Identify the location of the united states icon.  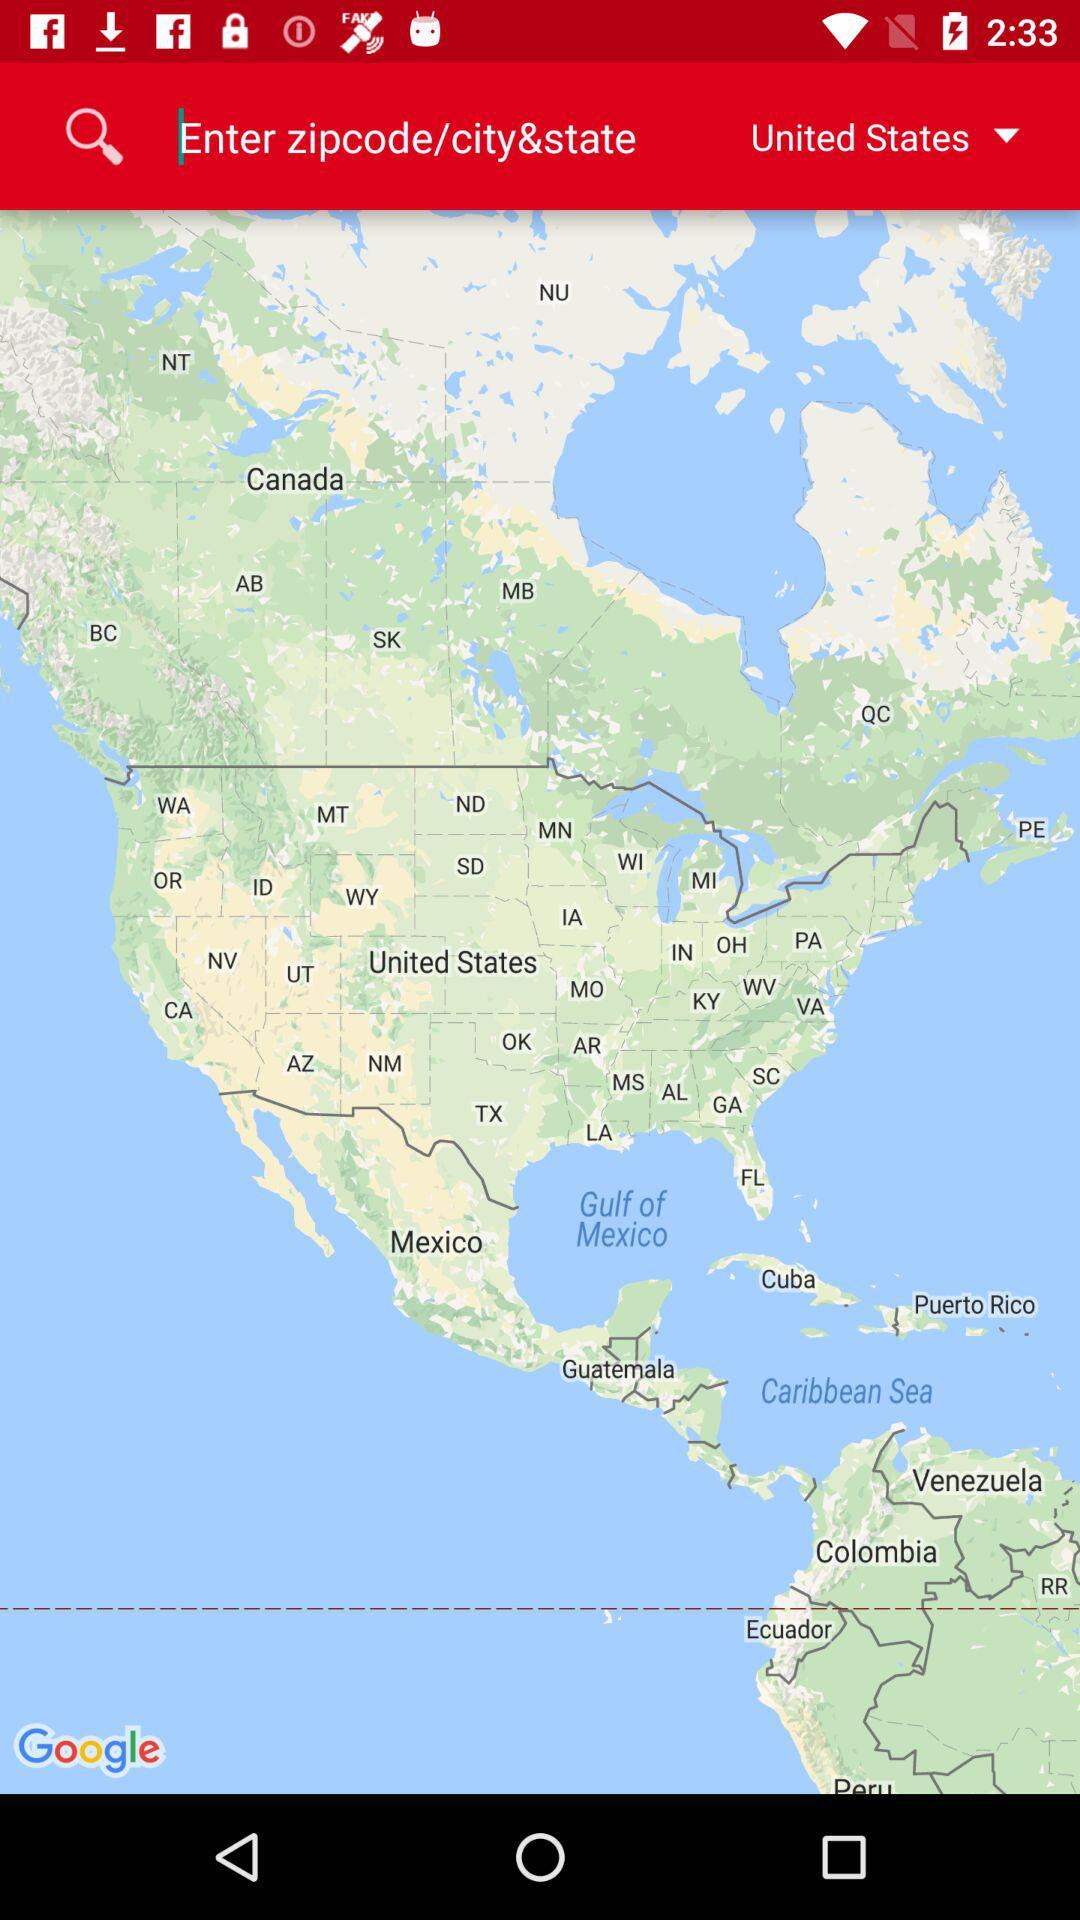
(853, 135).